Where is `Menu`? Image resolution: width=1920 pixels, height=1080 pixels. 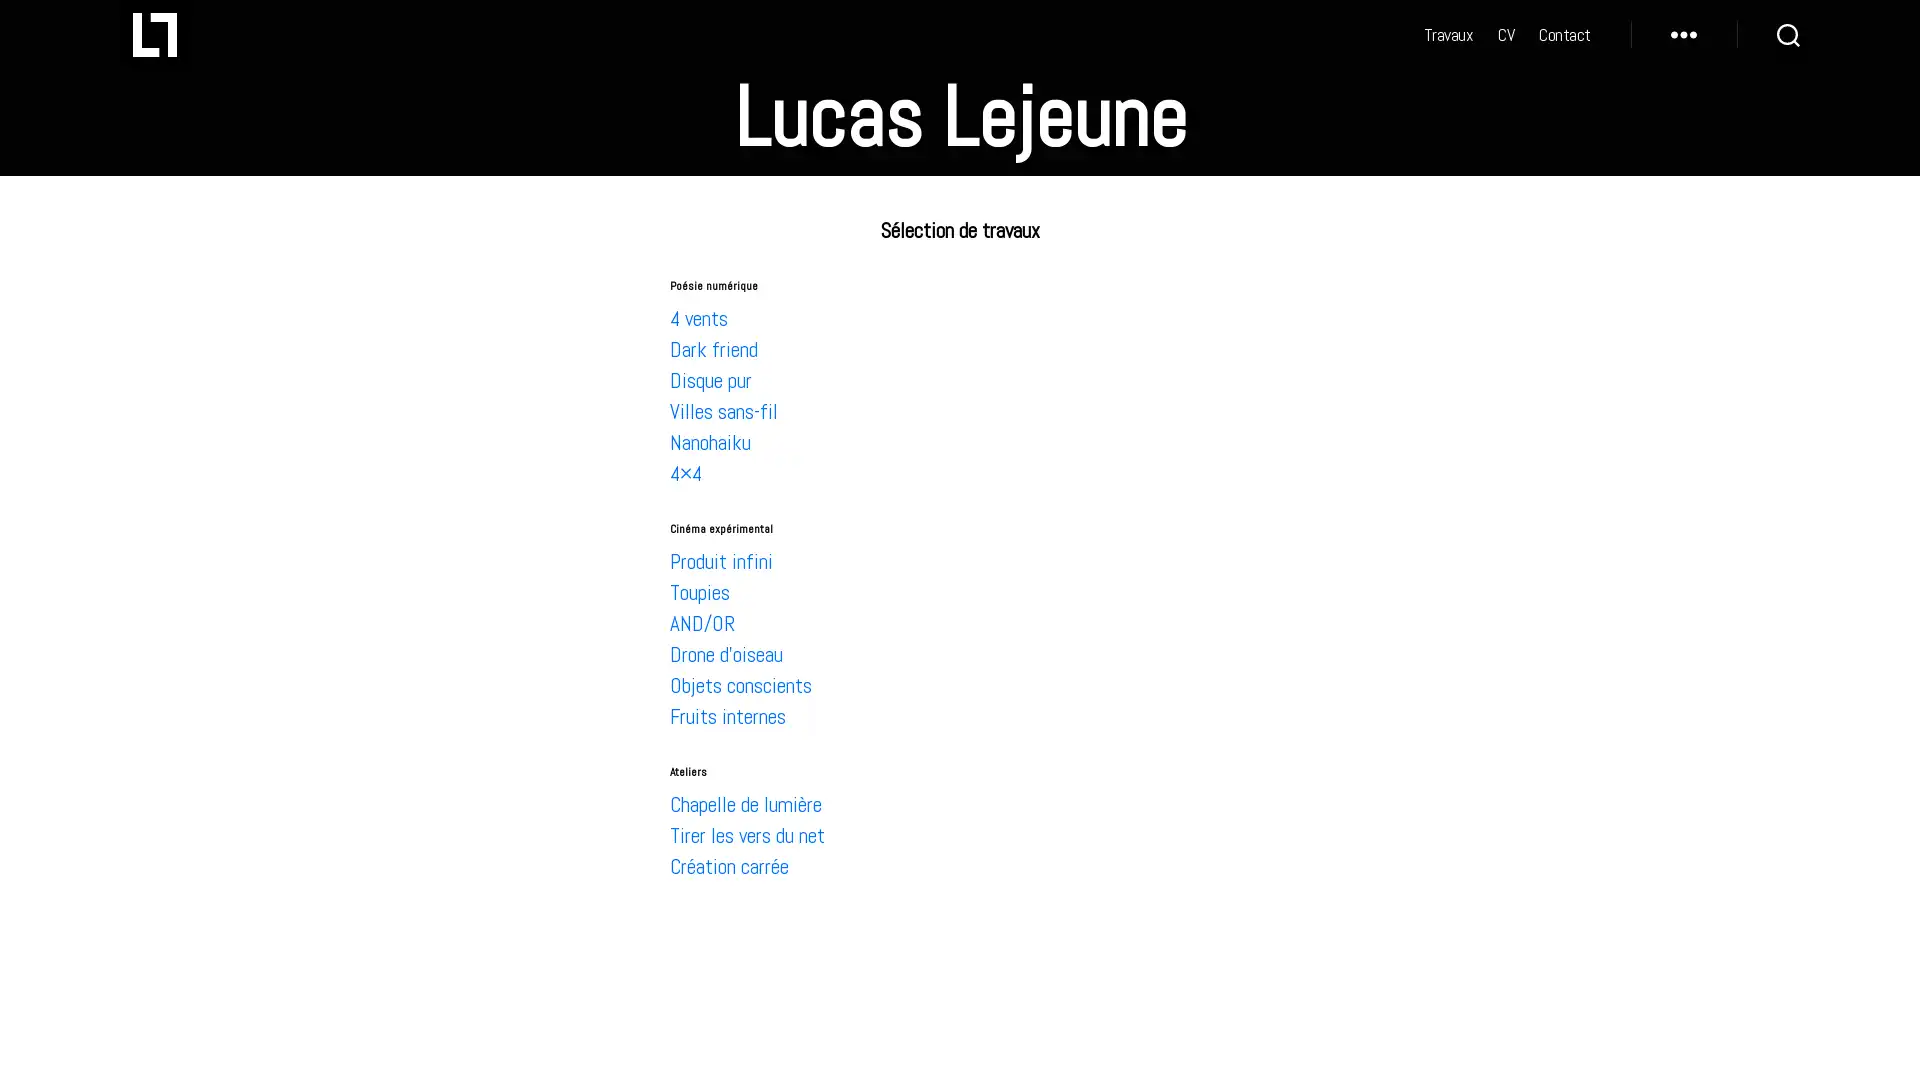 Menu is located at coordinates (1683, 45).